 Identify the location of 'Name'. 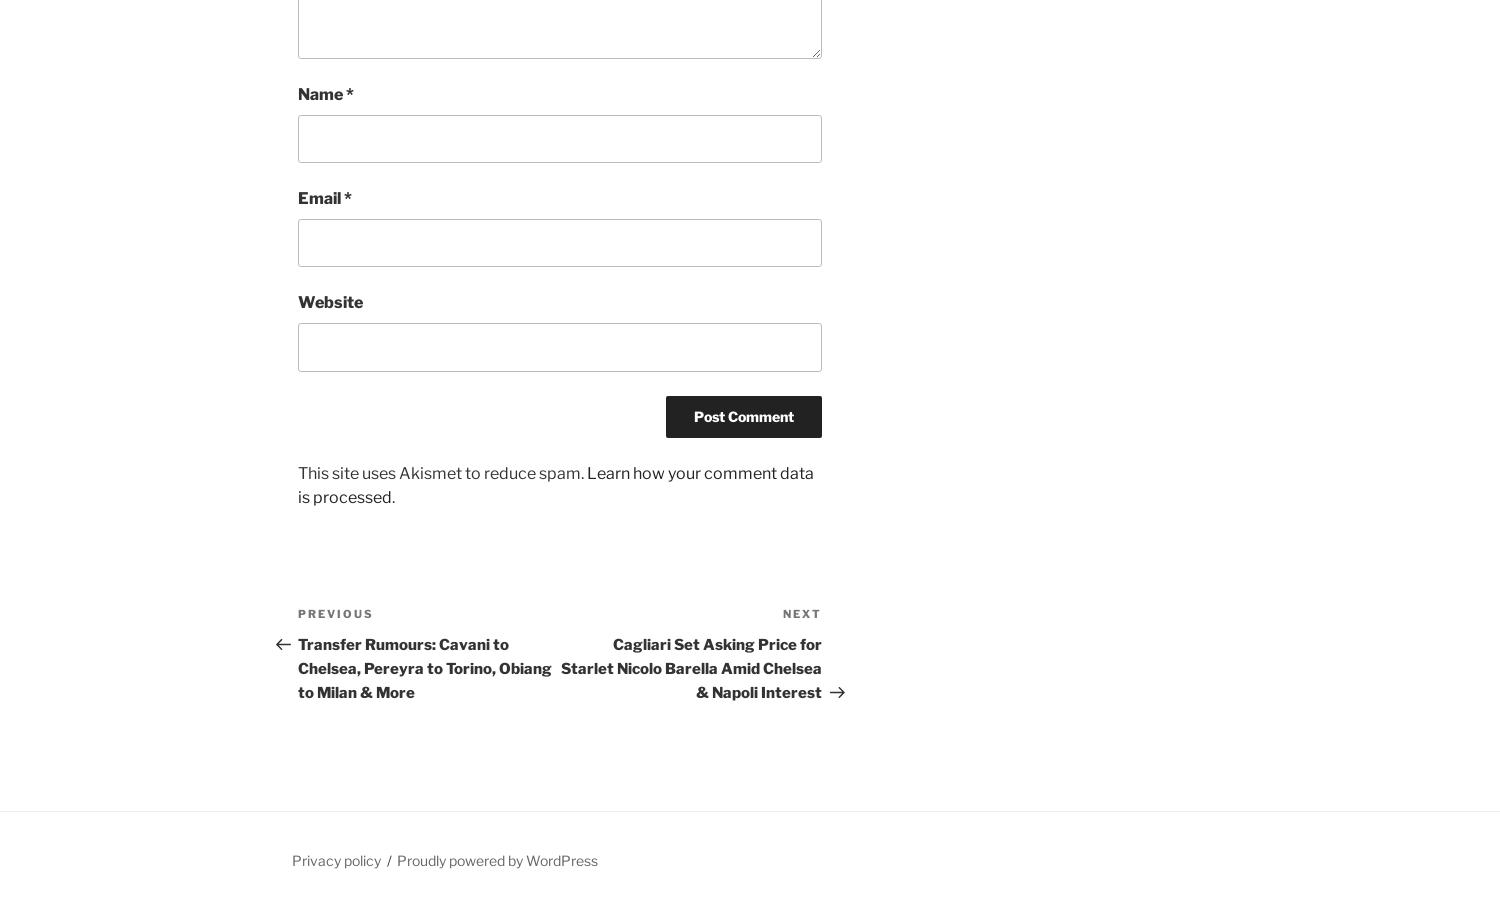
(321, 93).